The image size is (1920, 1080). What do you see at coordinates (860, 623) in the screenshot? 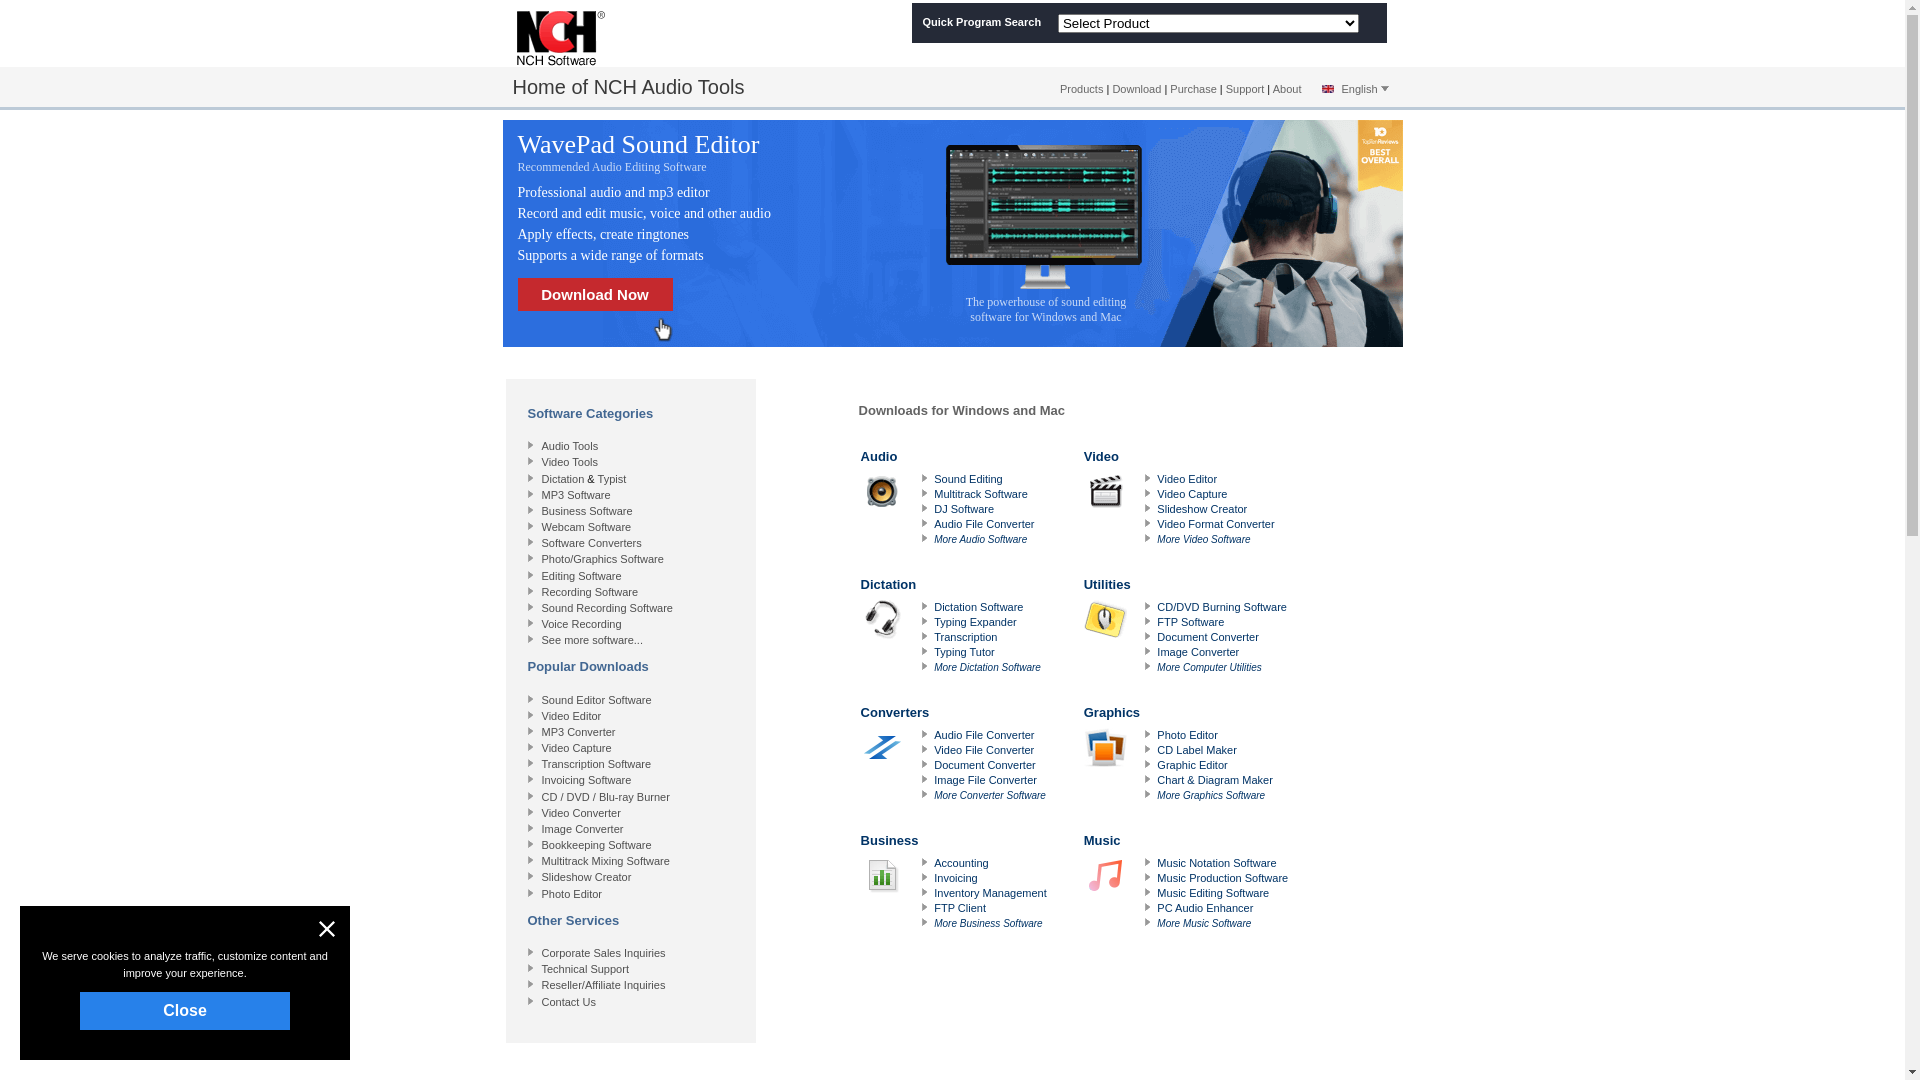
I see `'Dictation'` at bounding box center [860, 623].